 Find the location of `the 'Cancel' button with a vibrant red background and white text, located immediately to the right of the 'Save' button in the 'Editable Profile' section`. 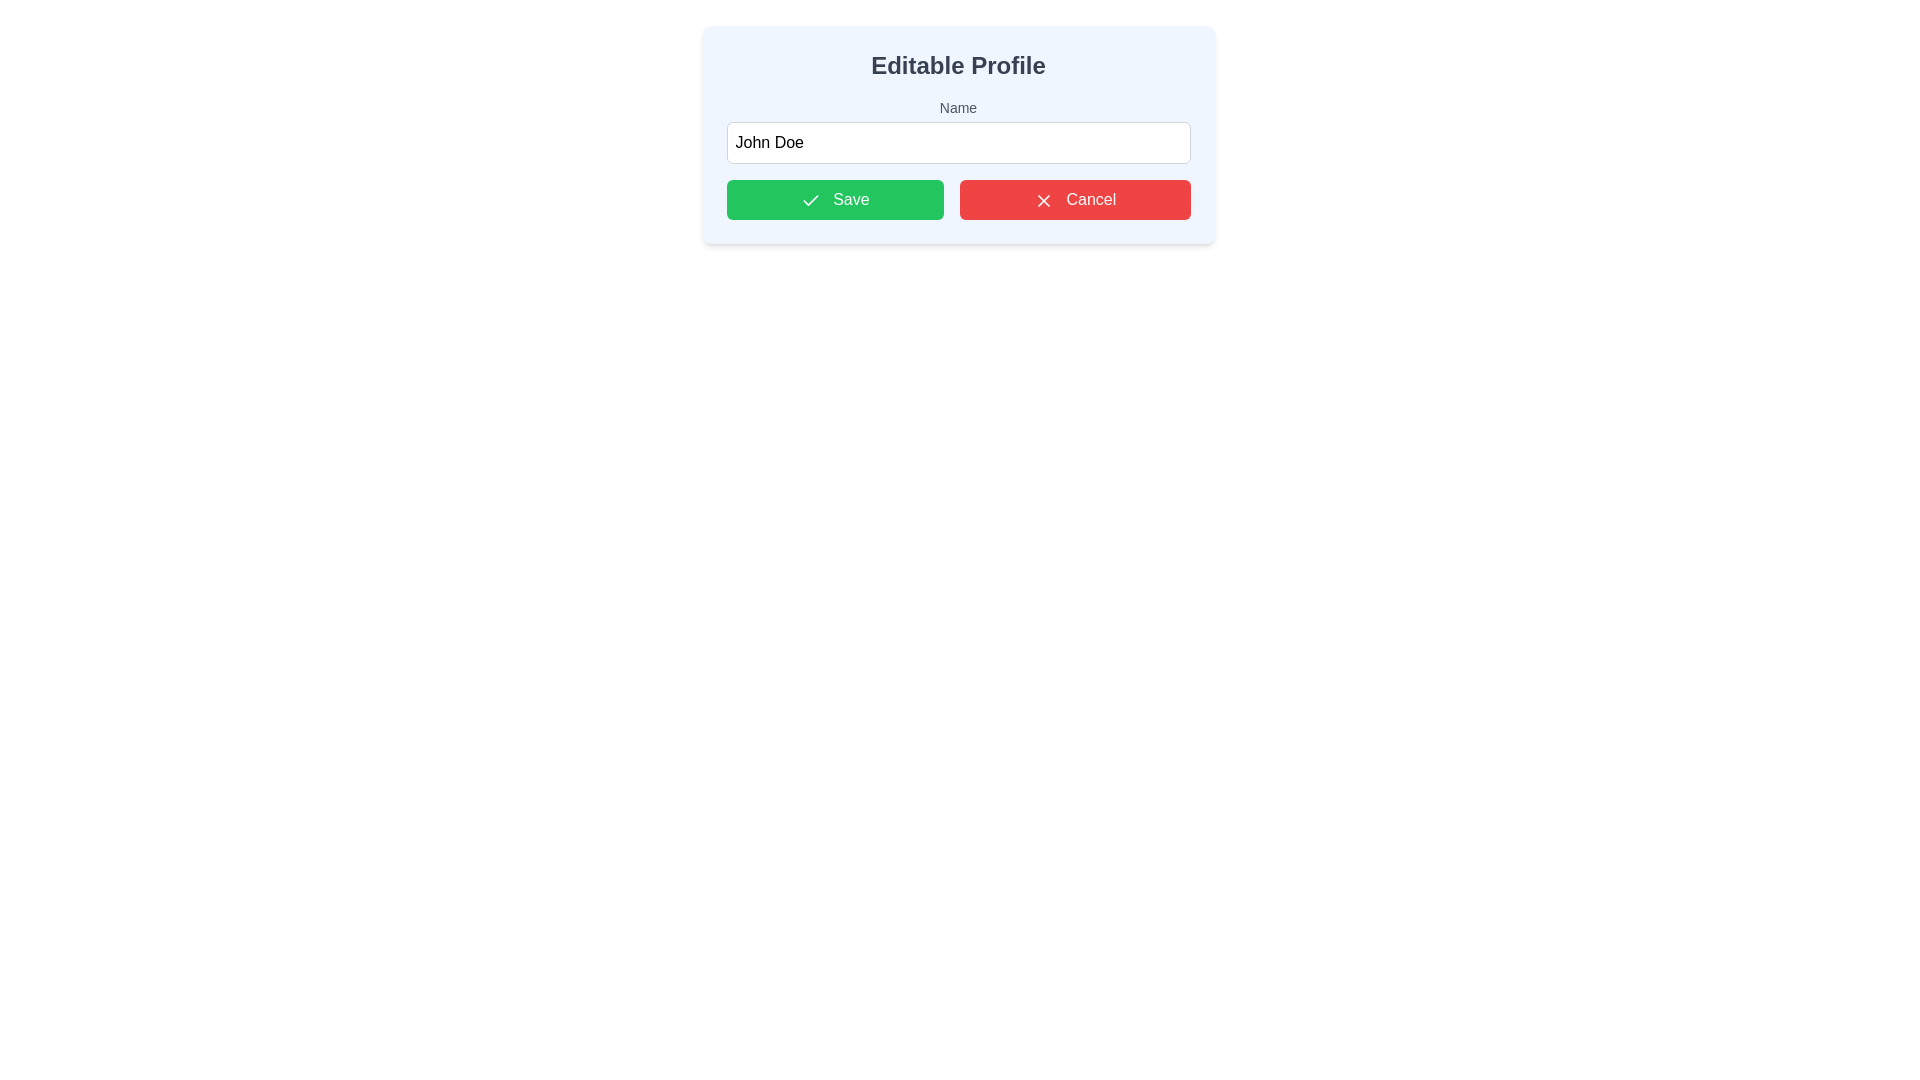

the 'Cancel' button with a vibrant red background and white text, located immediately to the right of the 'Save' button in the 'Editable Profile' section is located at coordinates (1074, 200).